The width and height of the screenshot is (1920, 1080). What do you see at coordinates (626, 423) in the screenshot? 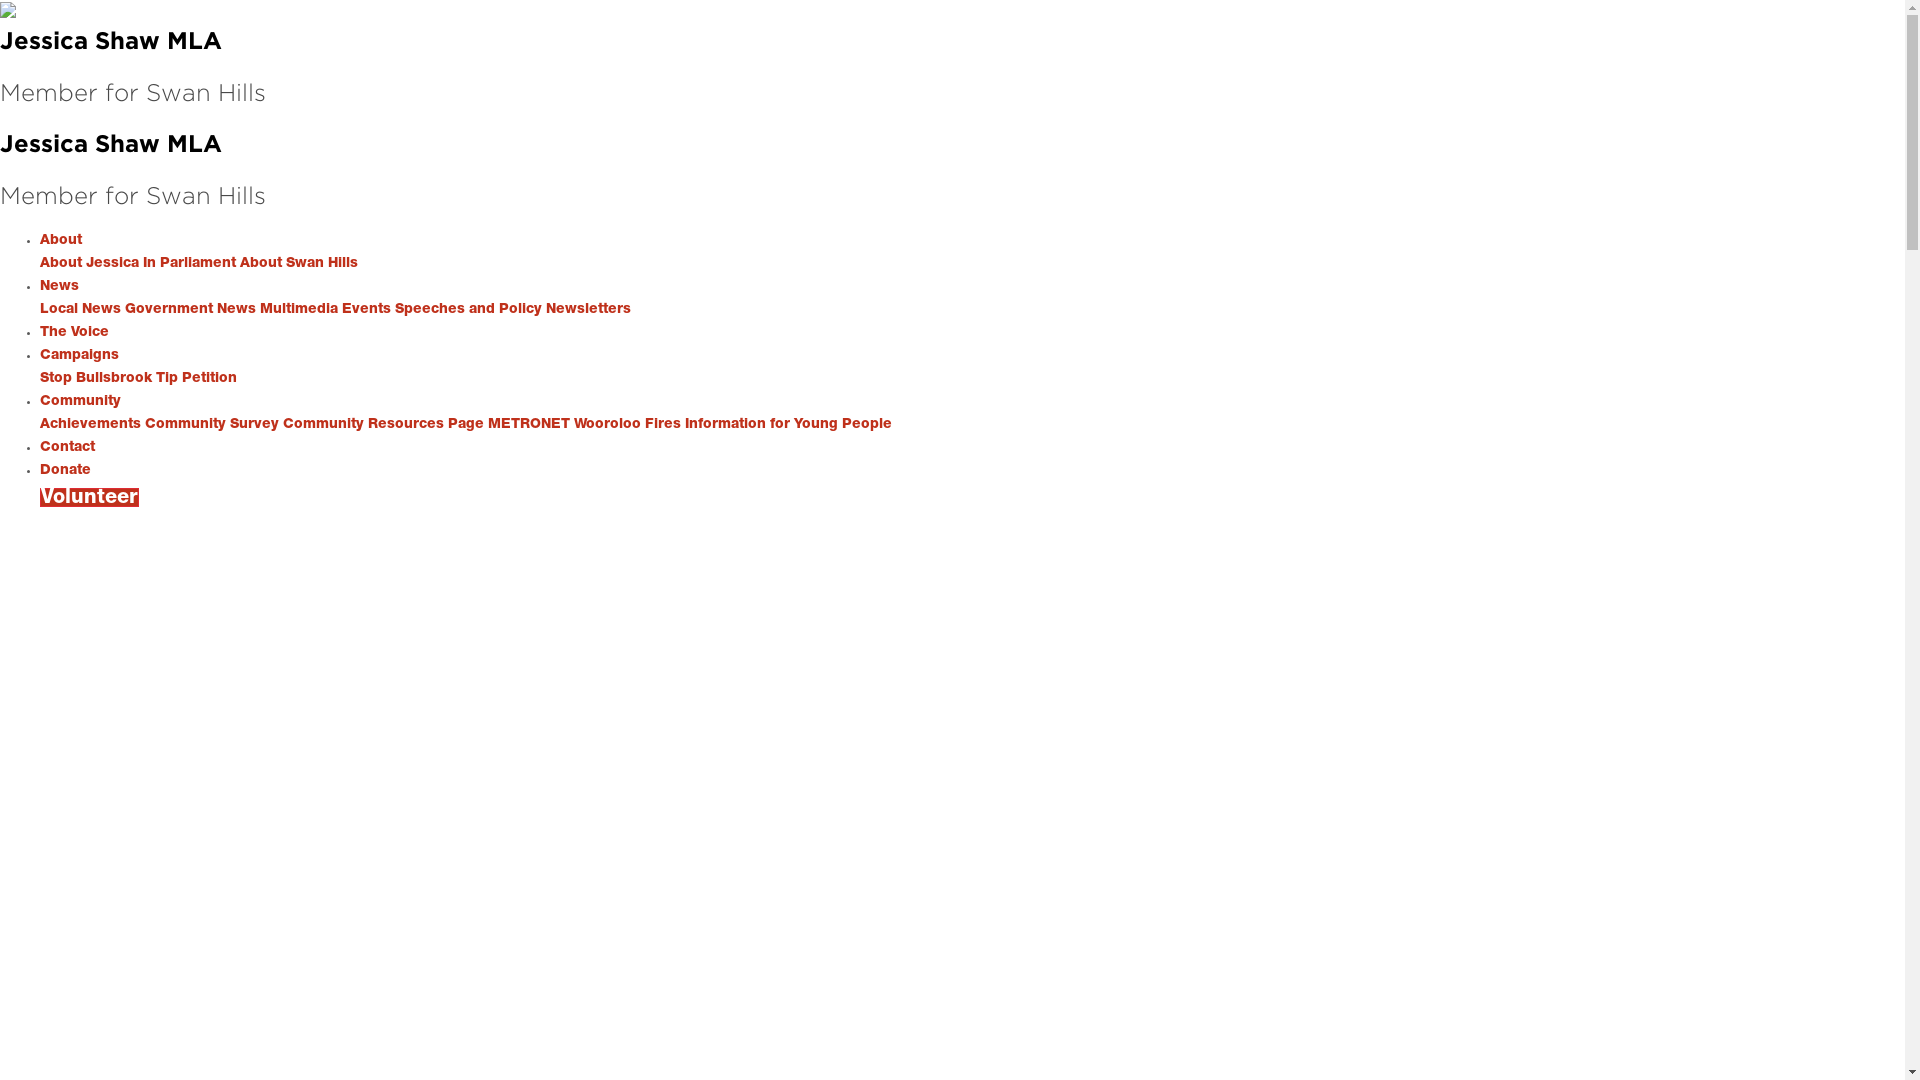
I see `'Wooroloo Fires'` at bounding box center [626, 423].